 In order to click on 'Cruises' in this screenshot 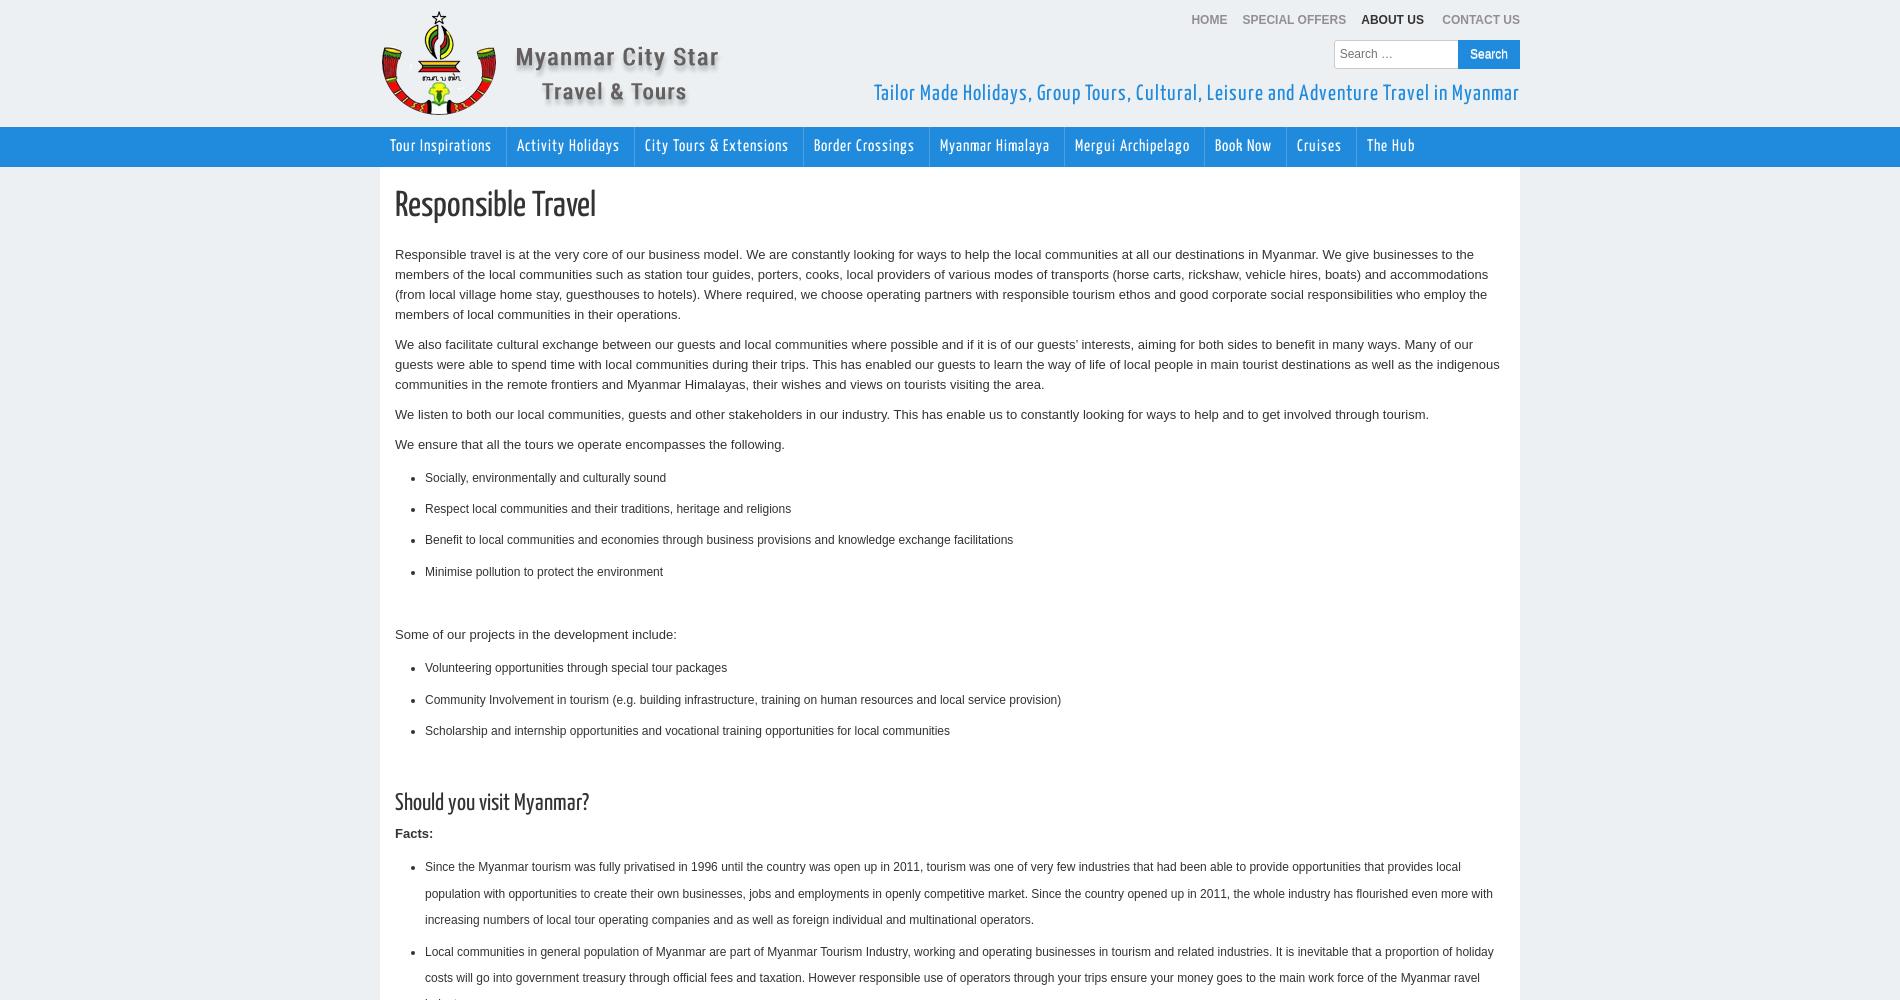, I will do `click(1320, 146)`.